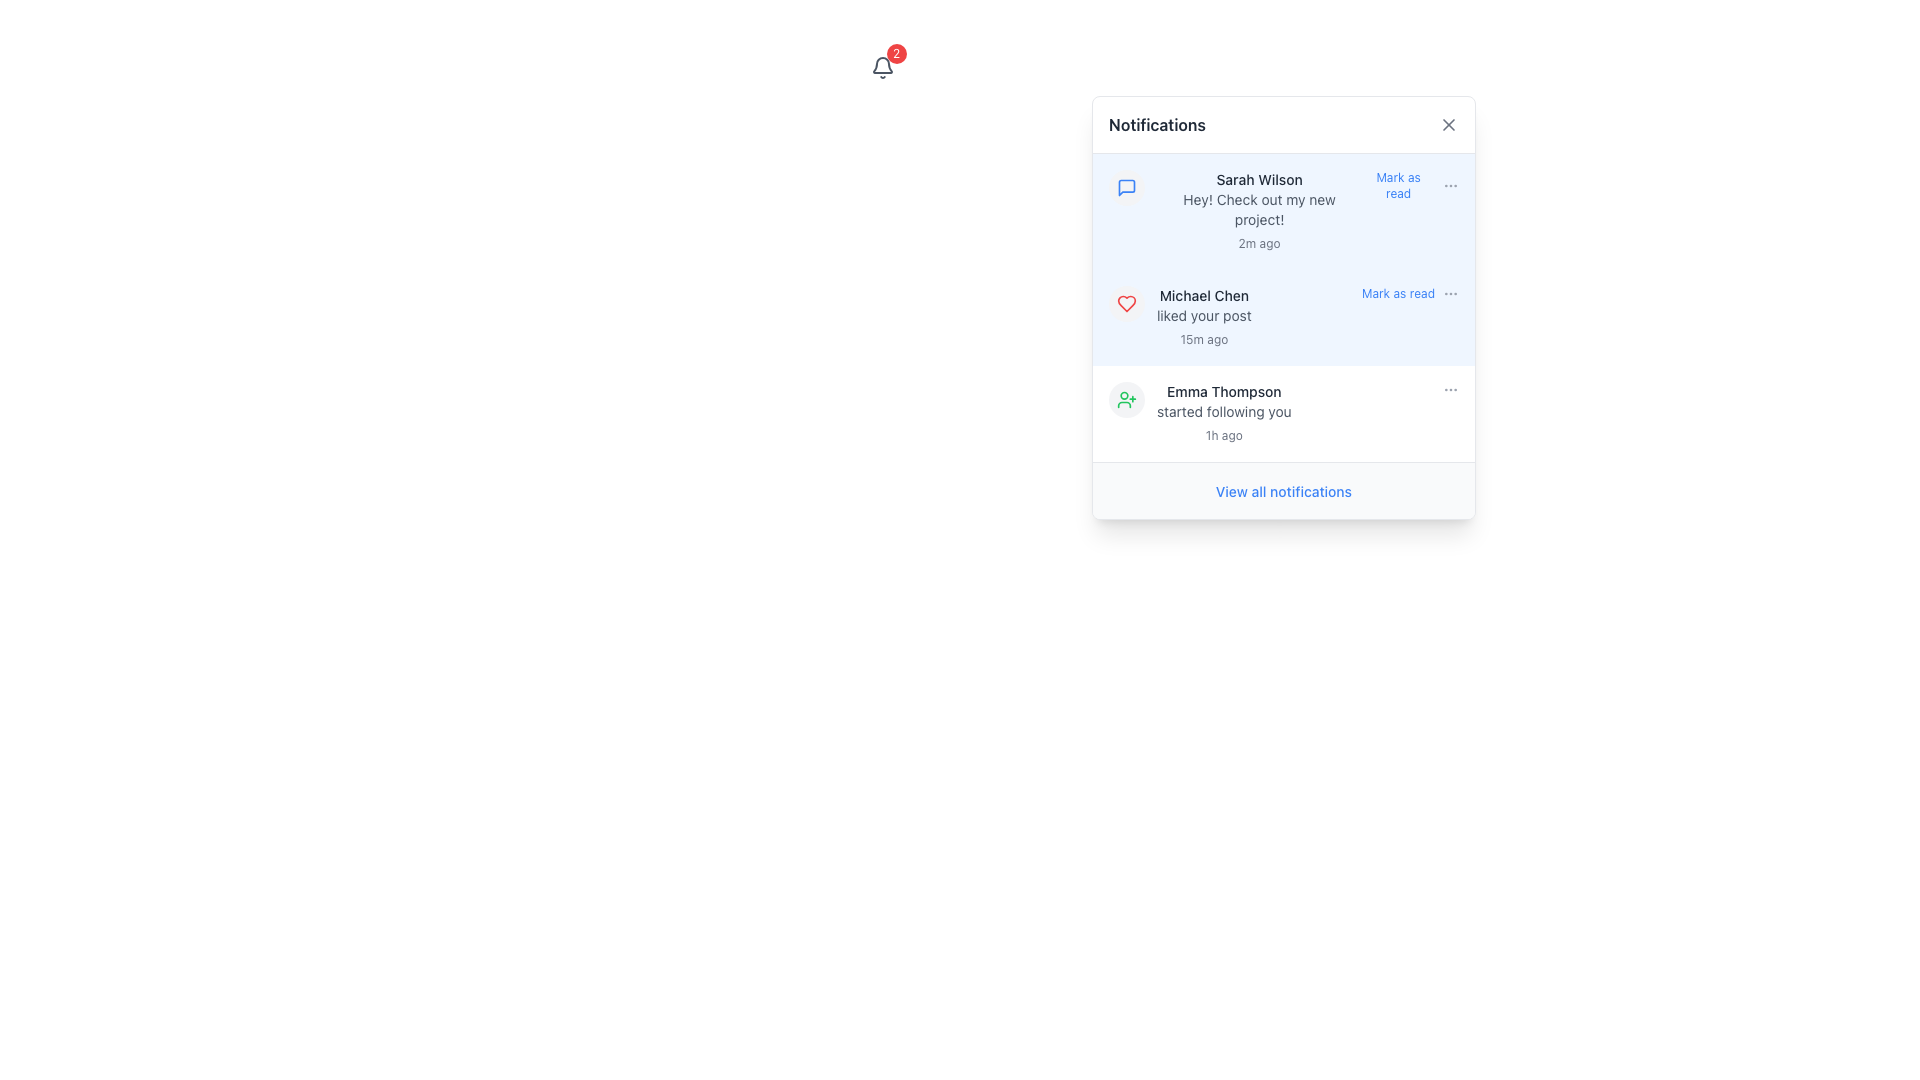 This screenshot has width=1920, height=1080. I want to click on the text snippet reading 'started following you' located below the name 'Emma Thompson' in the notification section, so click(1223, 411).